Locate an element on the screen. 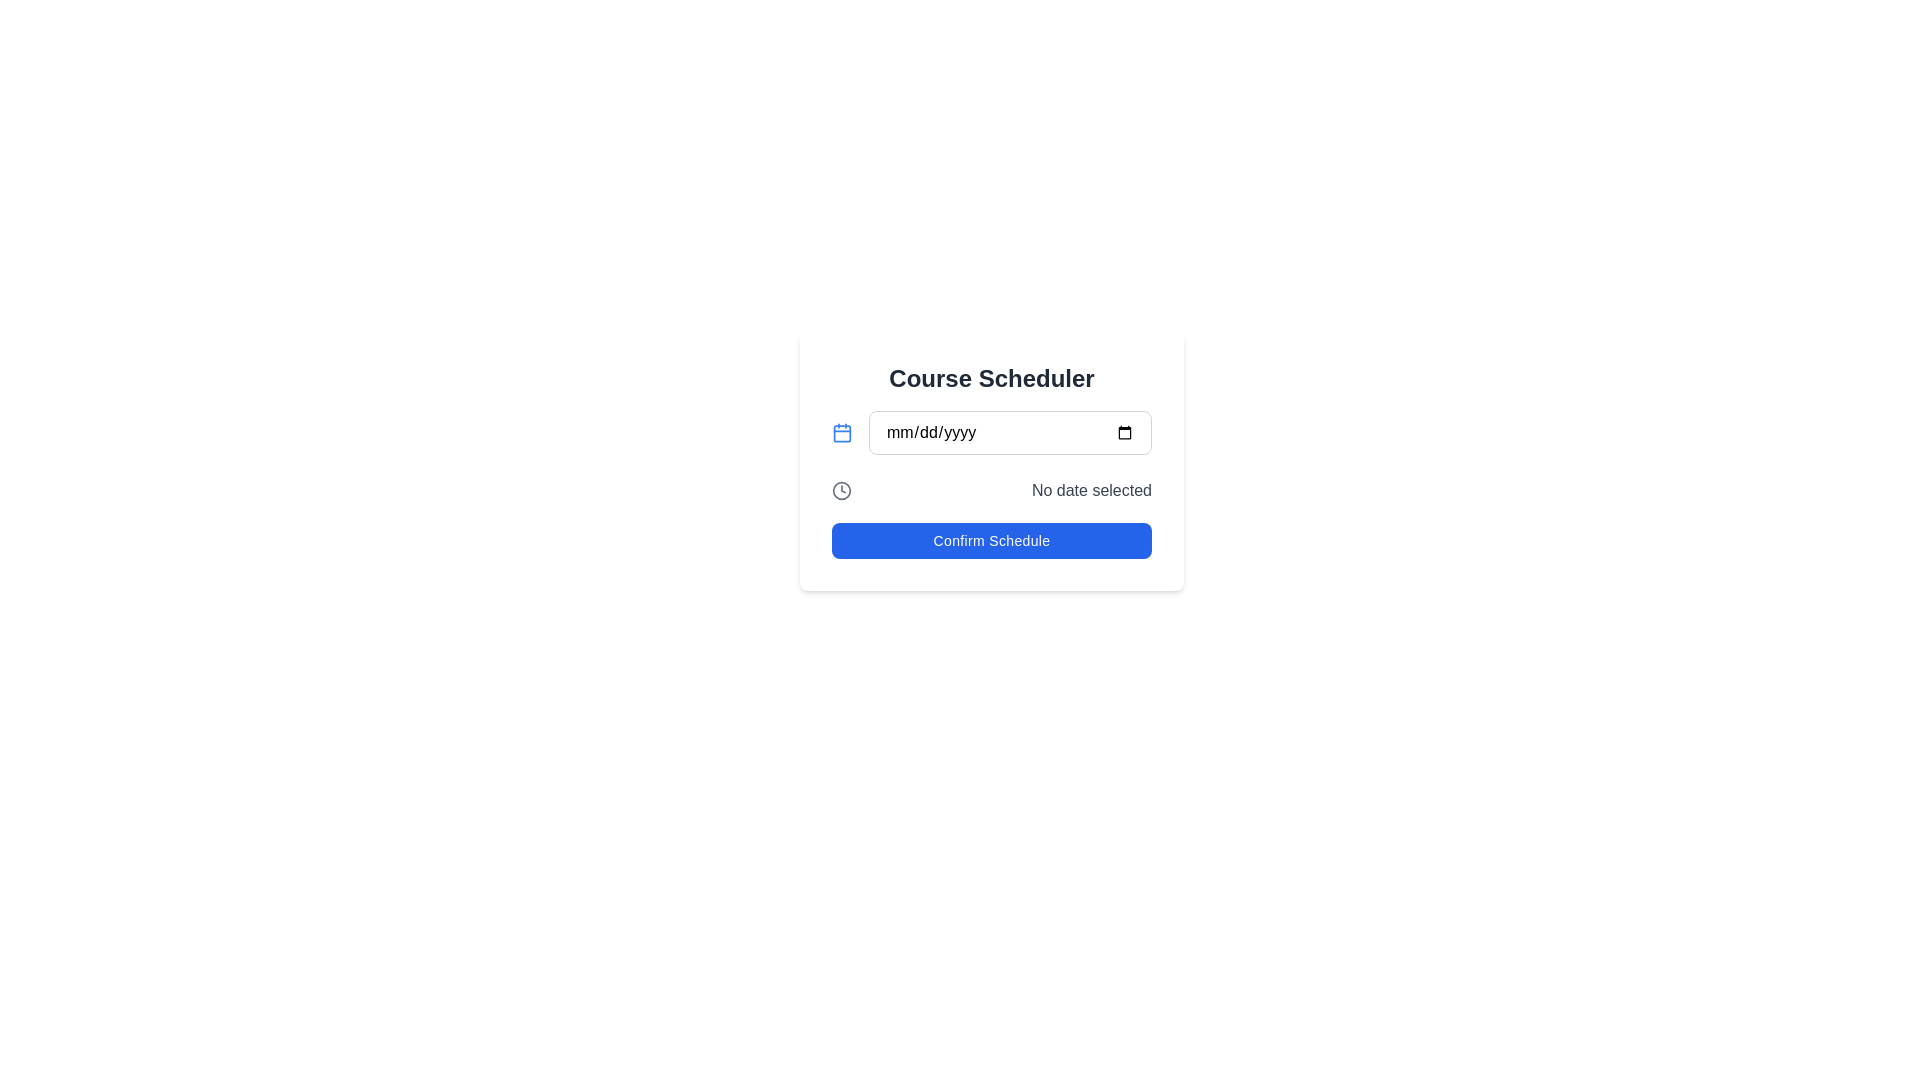  the graphical icon component that visually represents a calendar within the calendar icon, located to the left of the 'mm/dd/yyyy' text box is located at coordinates (842, 432).